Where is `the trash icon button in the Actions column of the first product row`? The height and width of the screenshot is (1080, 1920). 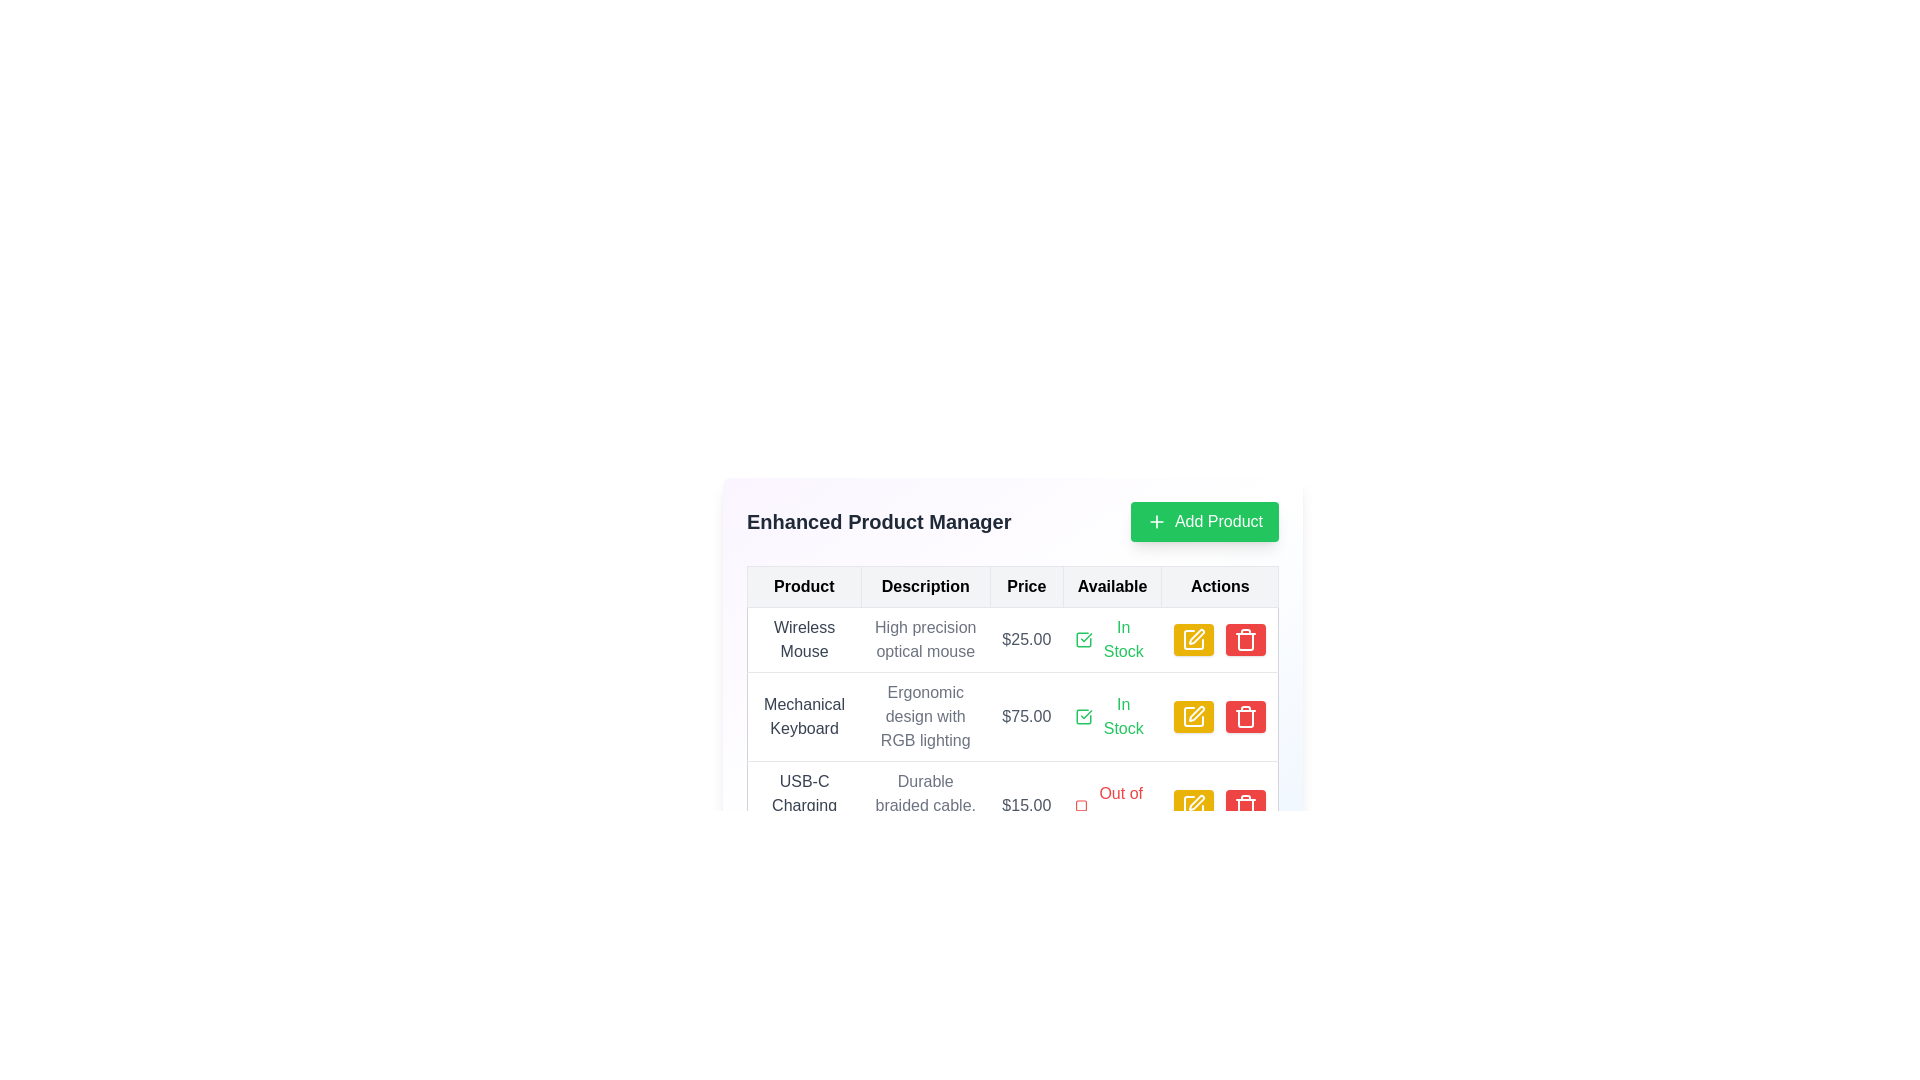
the trash icon button in the Actions column of the first product row is located at coordinates (1244, 716).